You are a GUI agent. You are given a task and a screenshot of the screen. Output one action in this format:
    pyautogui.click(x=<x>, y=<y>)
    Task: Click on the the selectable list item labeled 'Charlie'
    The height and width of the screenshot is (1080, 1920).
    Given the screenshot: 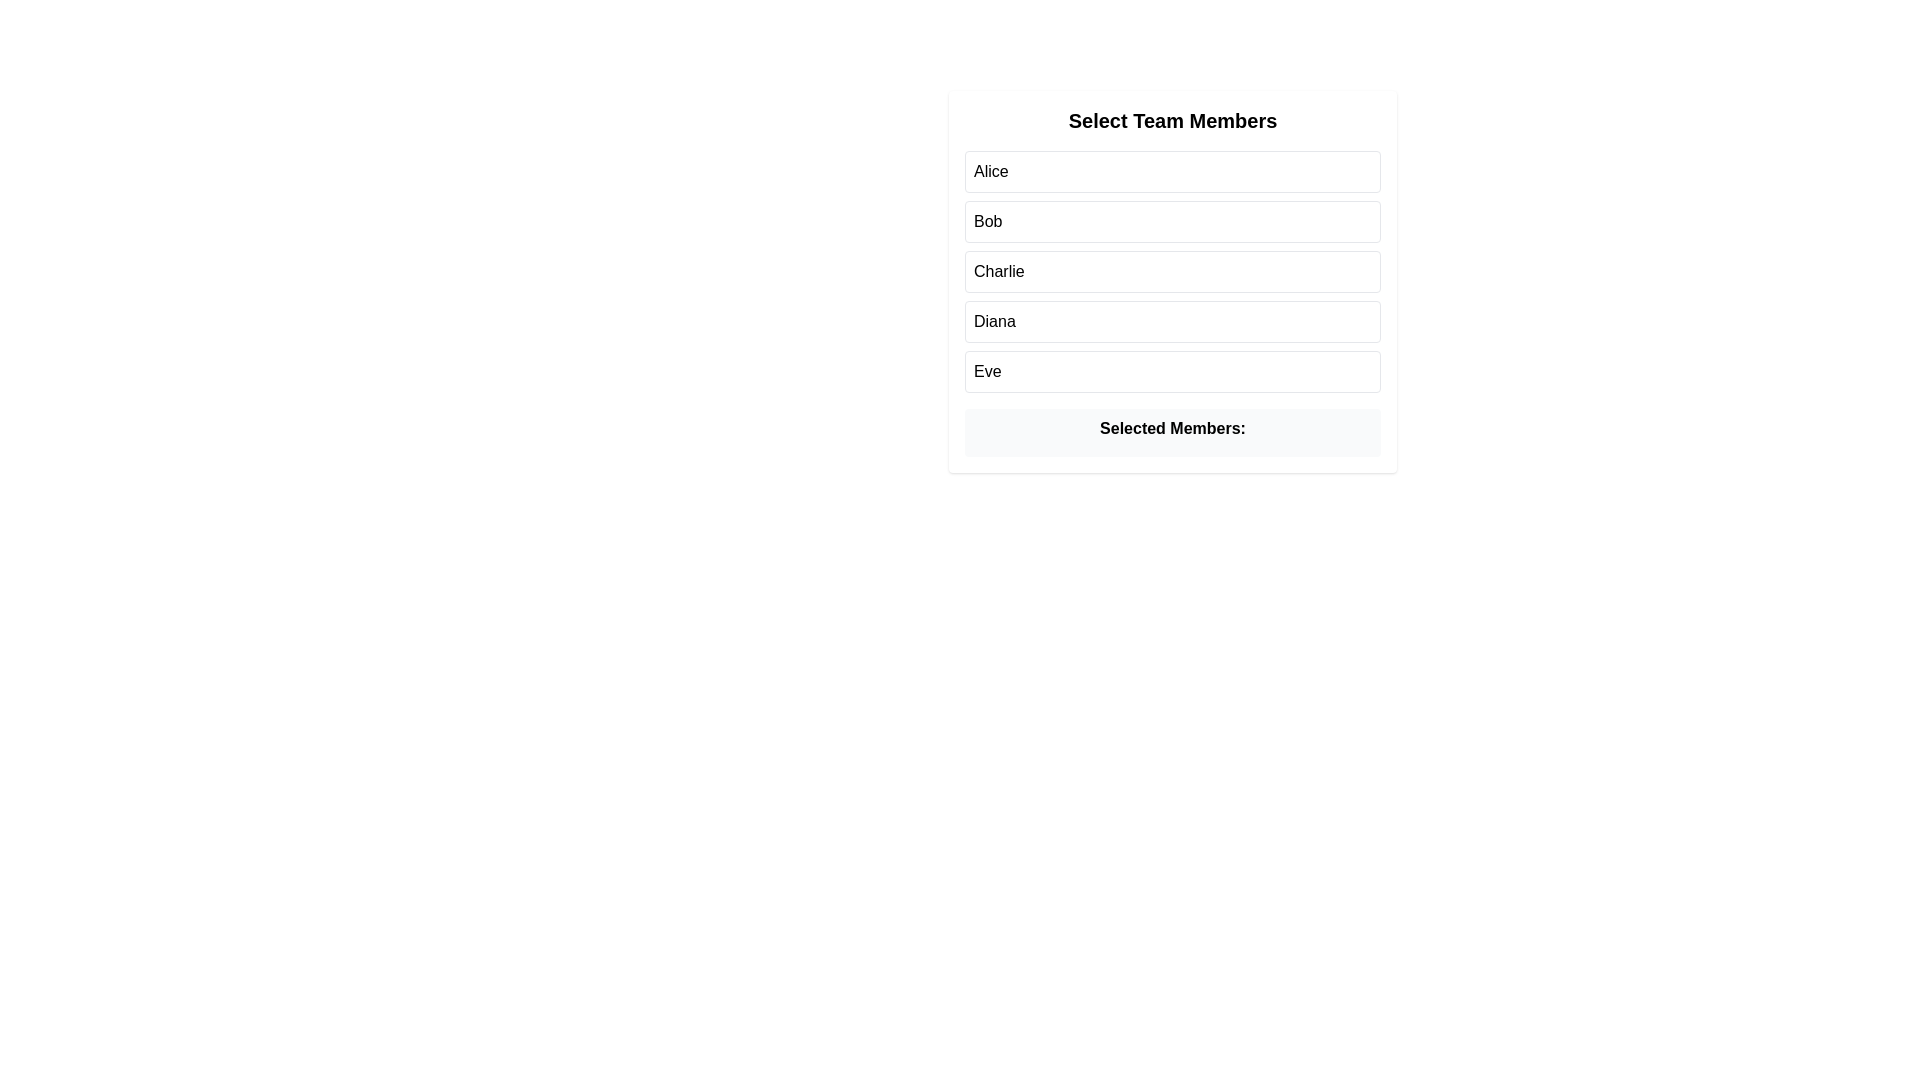 What is the action you would take?
    pyautogui.click(x=1172, y=272)
    